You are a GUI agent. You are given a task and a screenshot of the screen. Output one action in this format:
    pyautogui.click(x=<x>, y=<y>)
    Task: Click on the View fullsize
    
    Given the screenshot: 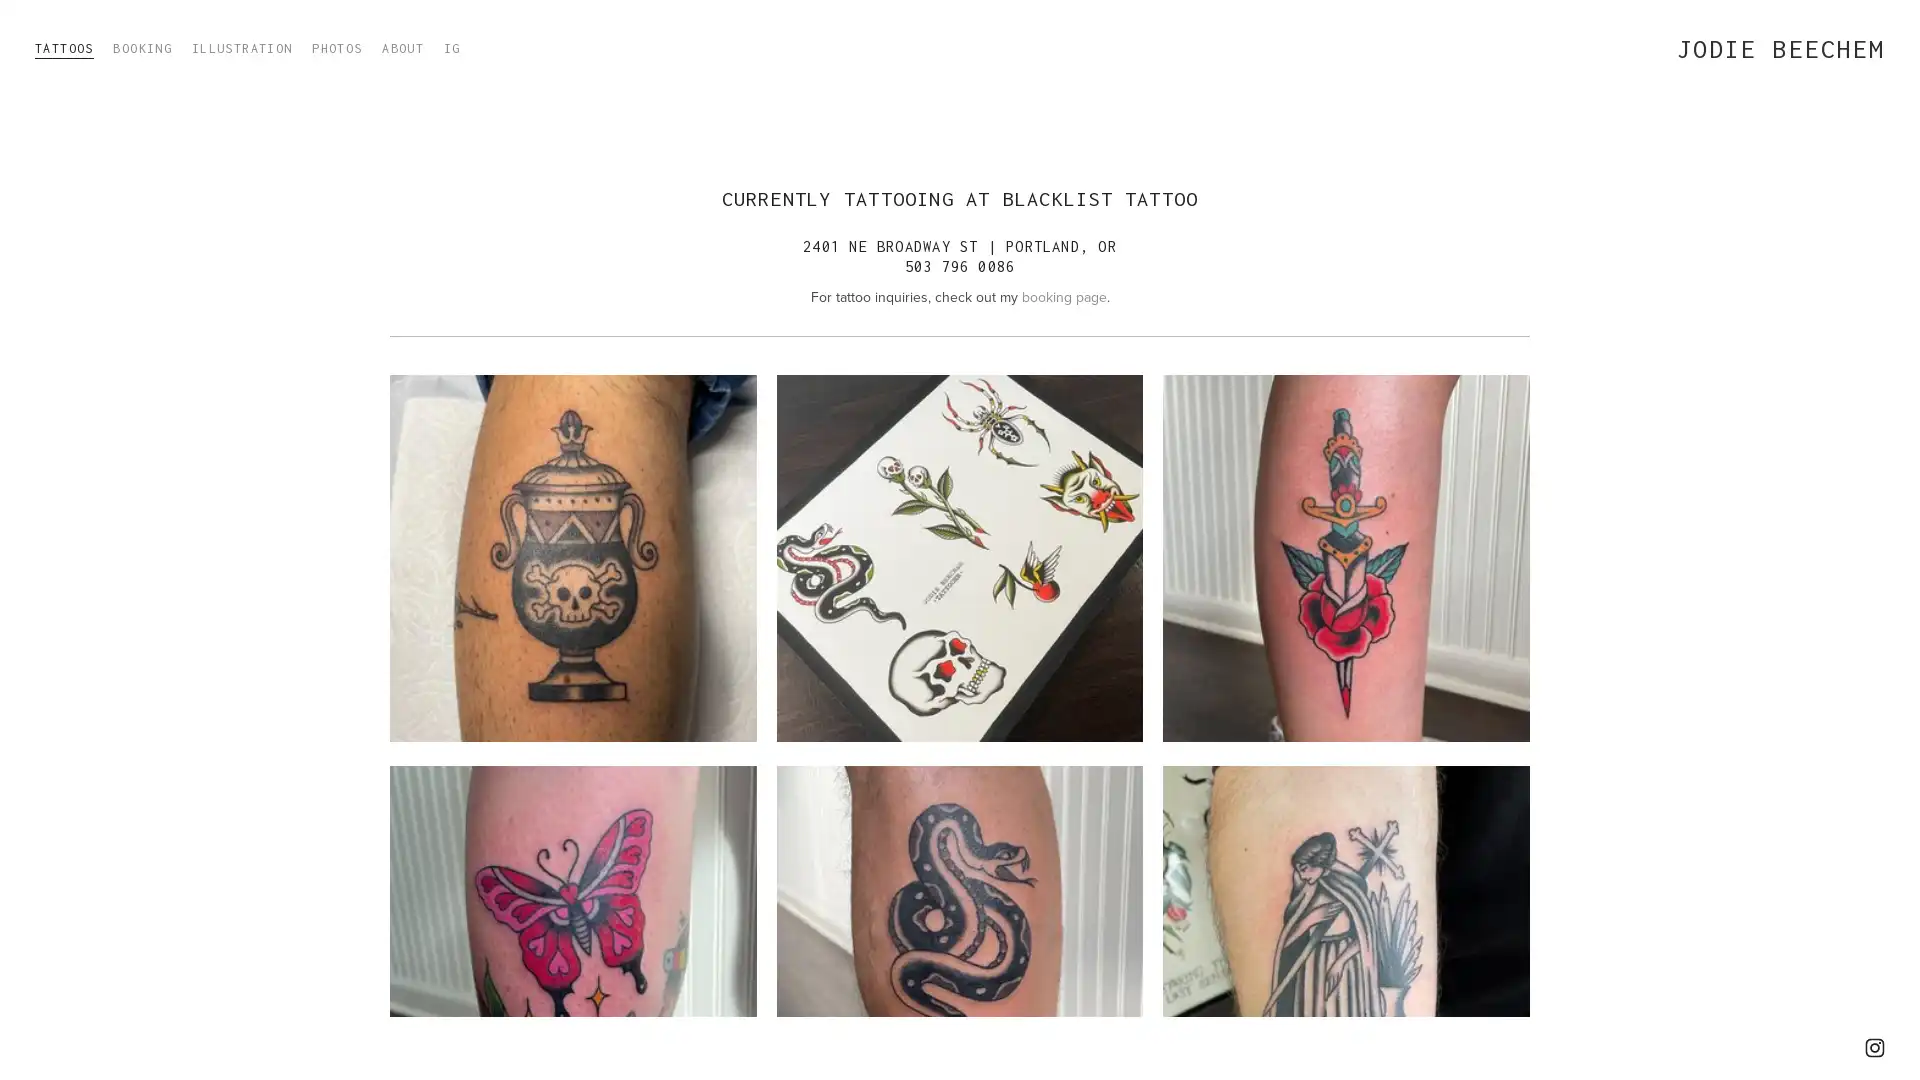 What is the action you would take?
    pyautogui.click(x=1345, y=558)
    